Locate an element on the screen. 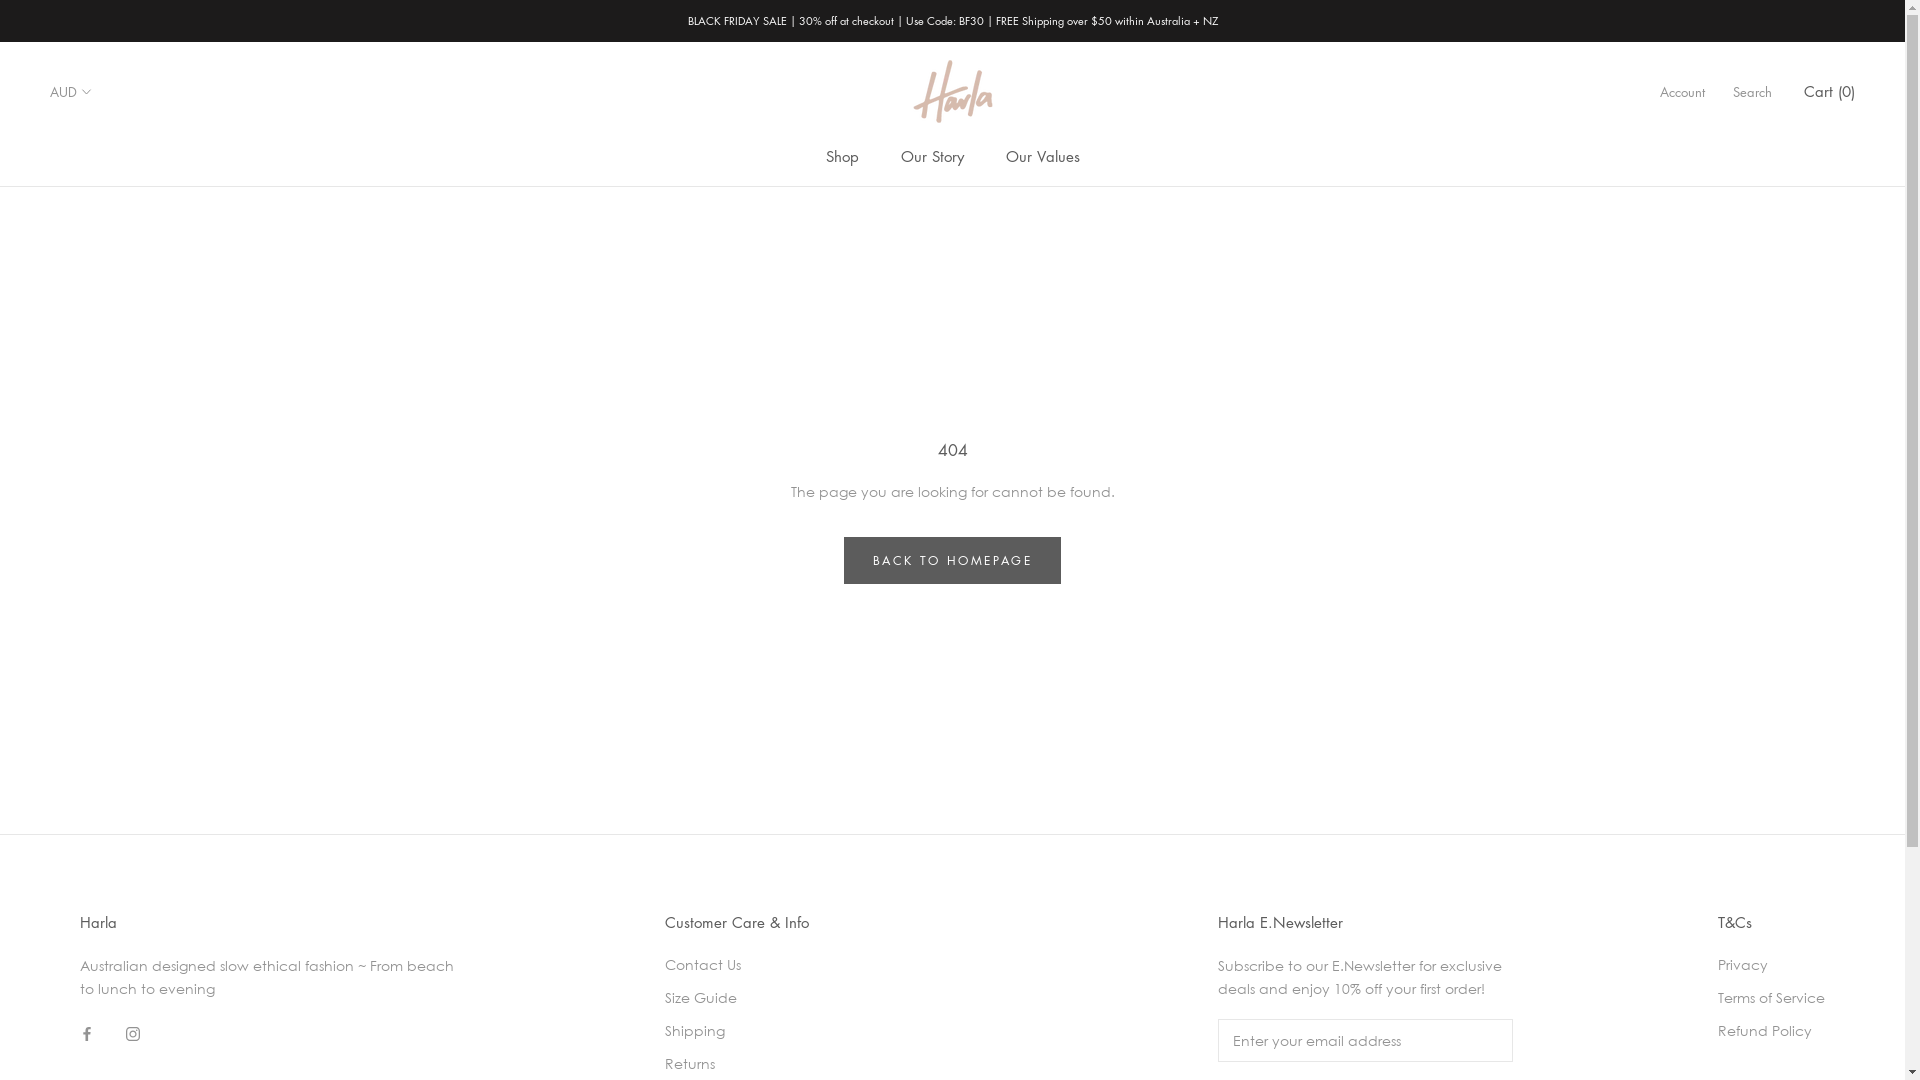 This screenshot has width=1920, height=1080. 'Privacy' is located at coordinates (1771, 963).